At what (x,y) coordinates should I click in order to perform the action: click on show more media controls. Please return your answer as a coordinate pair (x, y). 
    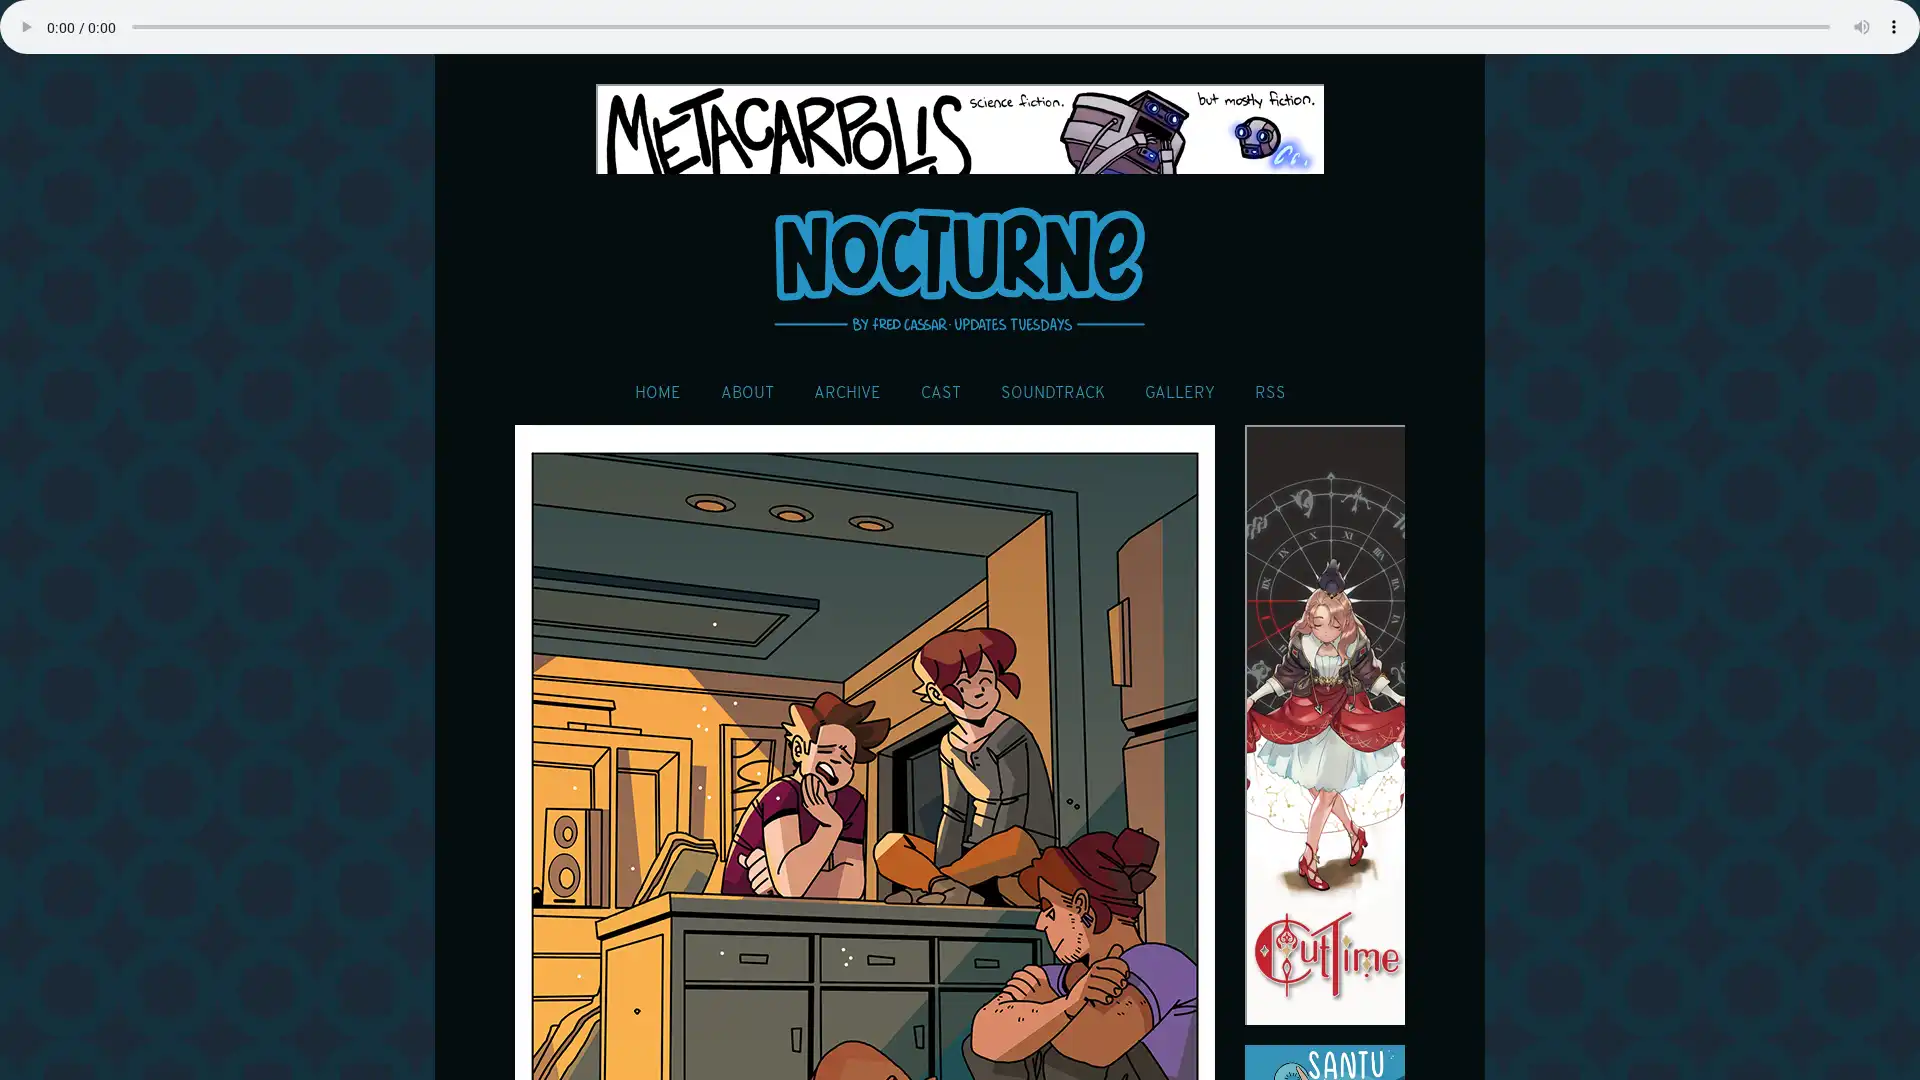
    Looking at the image, I should click on (1893, 27).